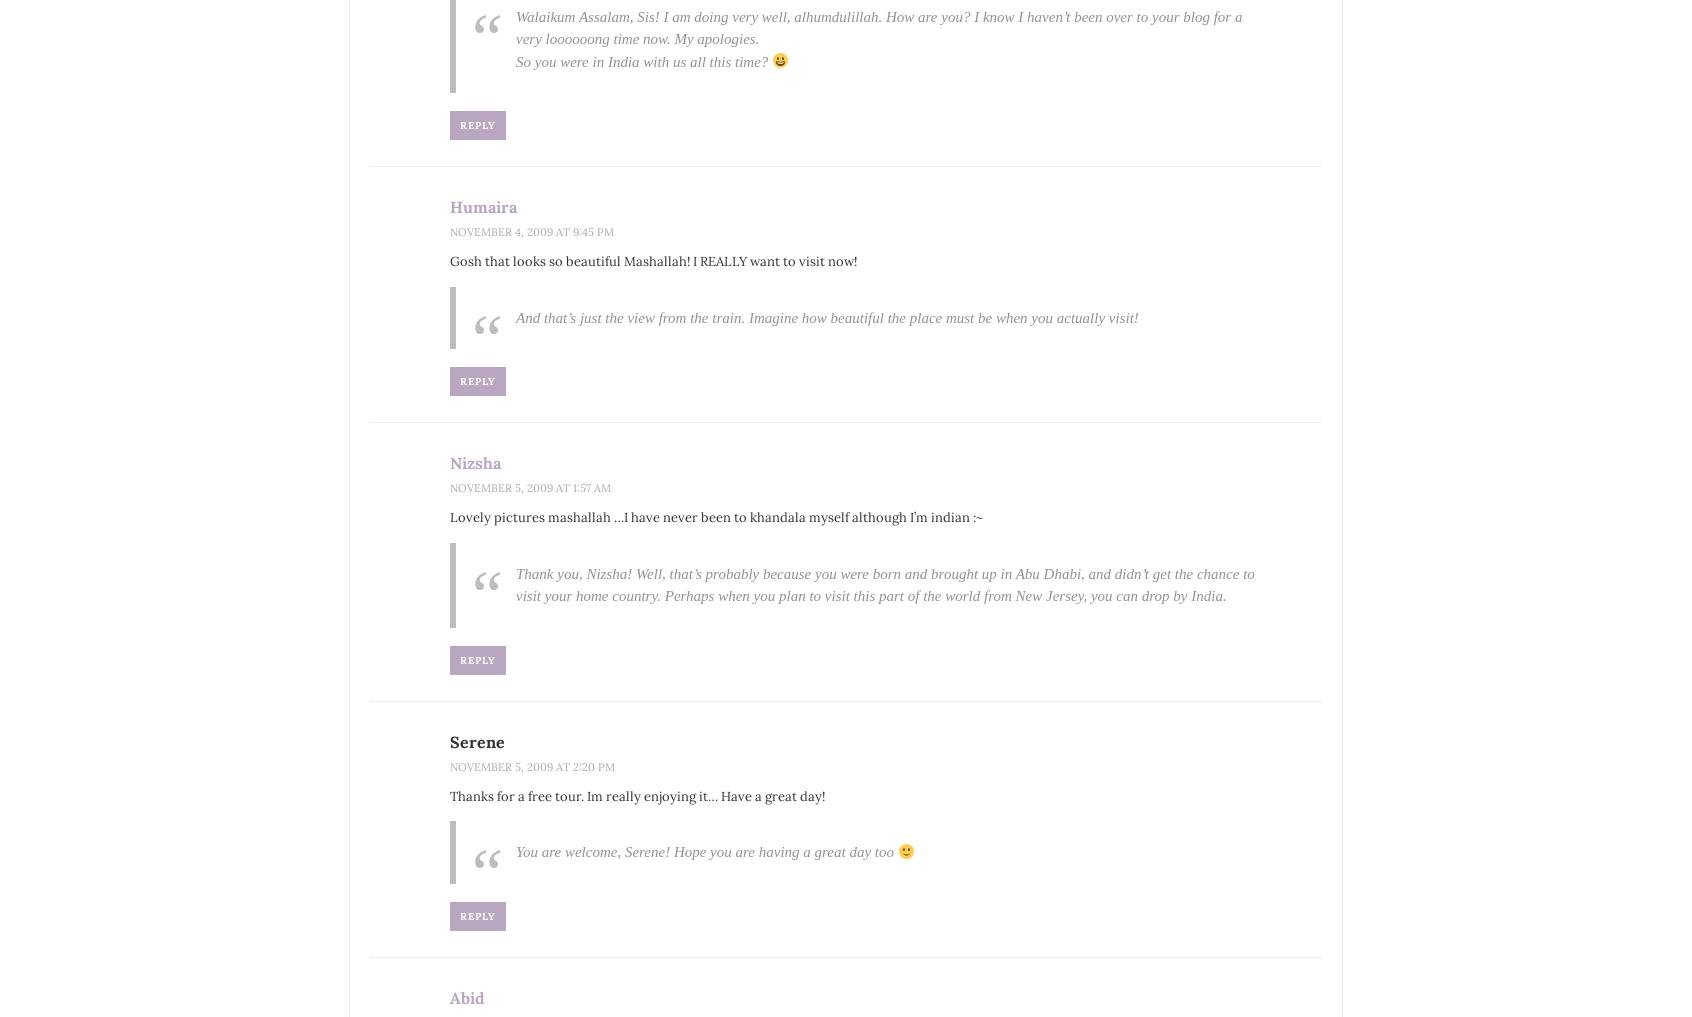 The image size is (1692, 1017). Describe the element at coordinates (532, 766) in the screenshot. I see `'November 5, 2009 at 2:20 pm'` at that location.